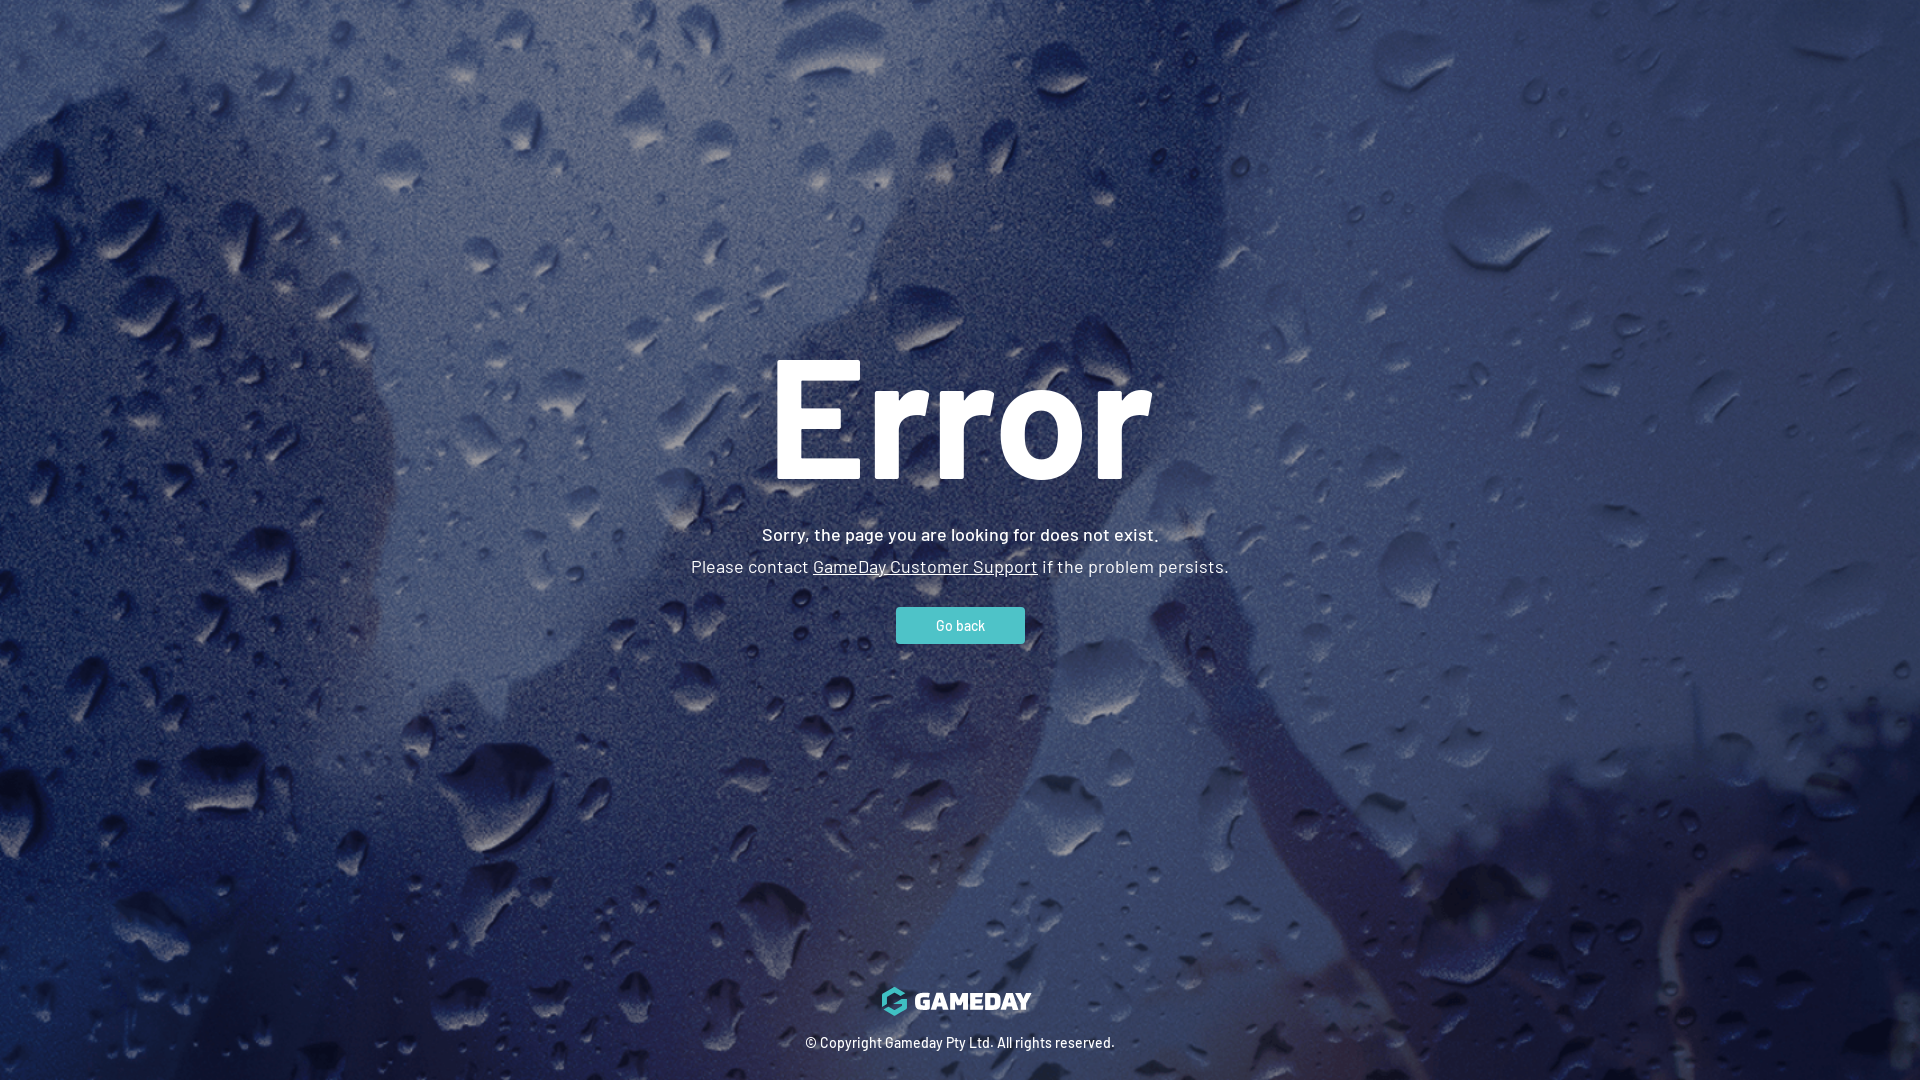  I want to click on 'Go back', so click(960, 623).